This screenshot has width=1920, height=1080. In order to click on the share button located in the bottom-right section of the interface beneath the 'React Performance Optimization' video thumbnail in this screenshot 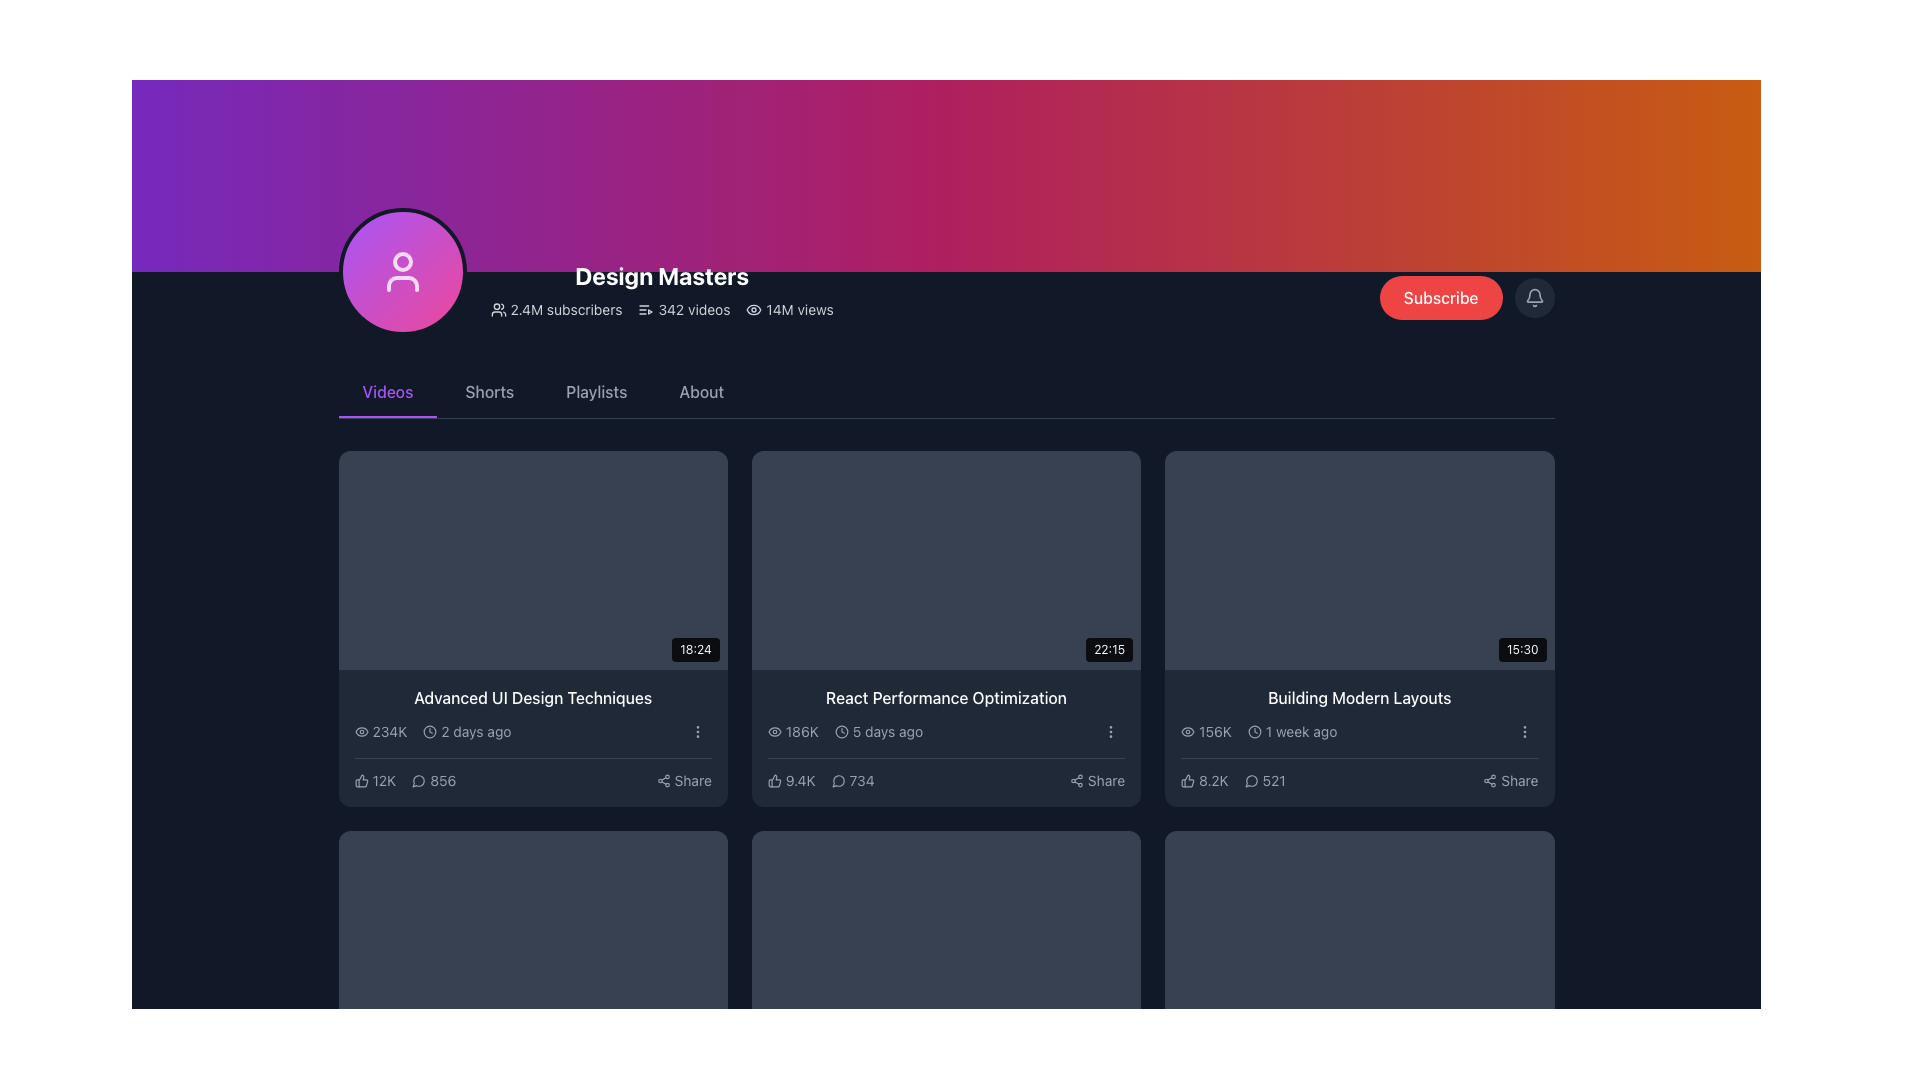, I will do `click(1096, 779)`.